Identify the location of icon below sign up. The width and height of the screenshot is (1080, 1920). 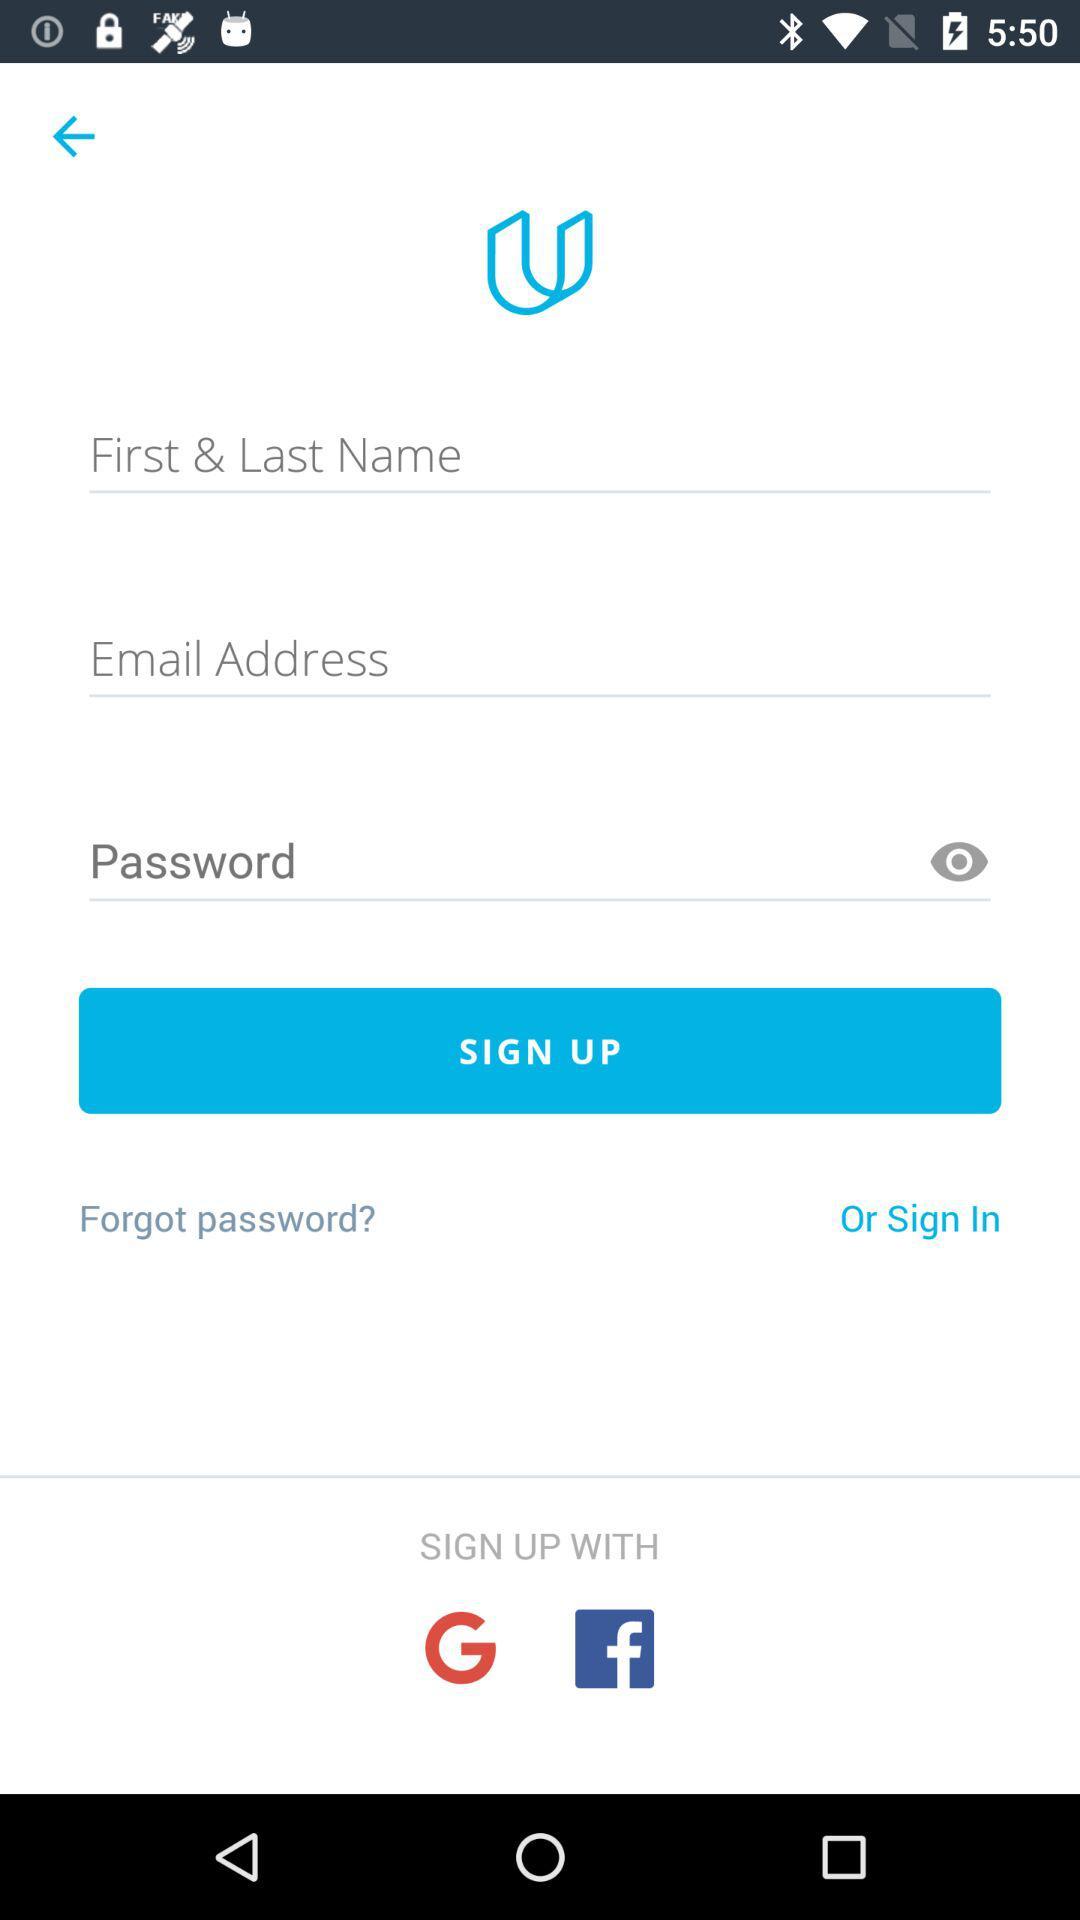
(226, 1216).